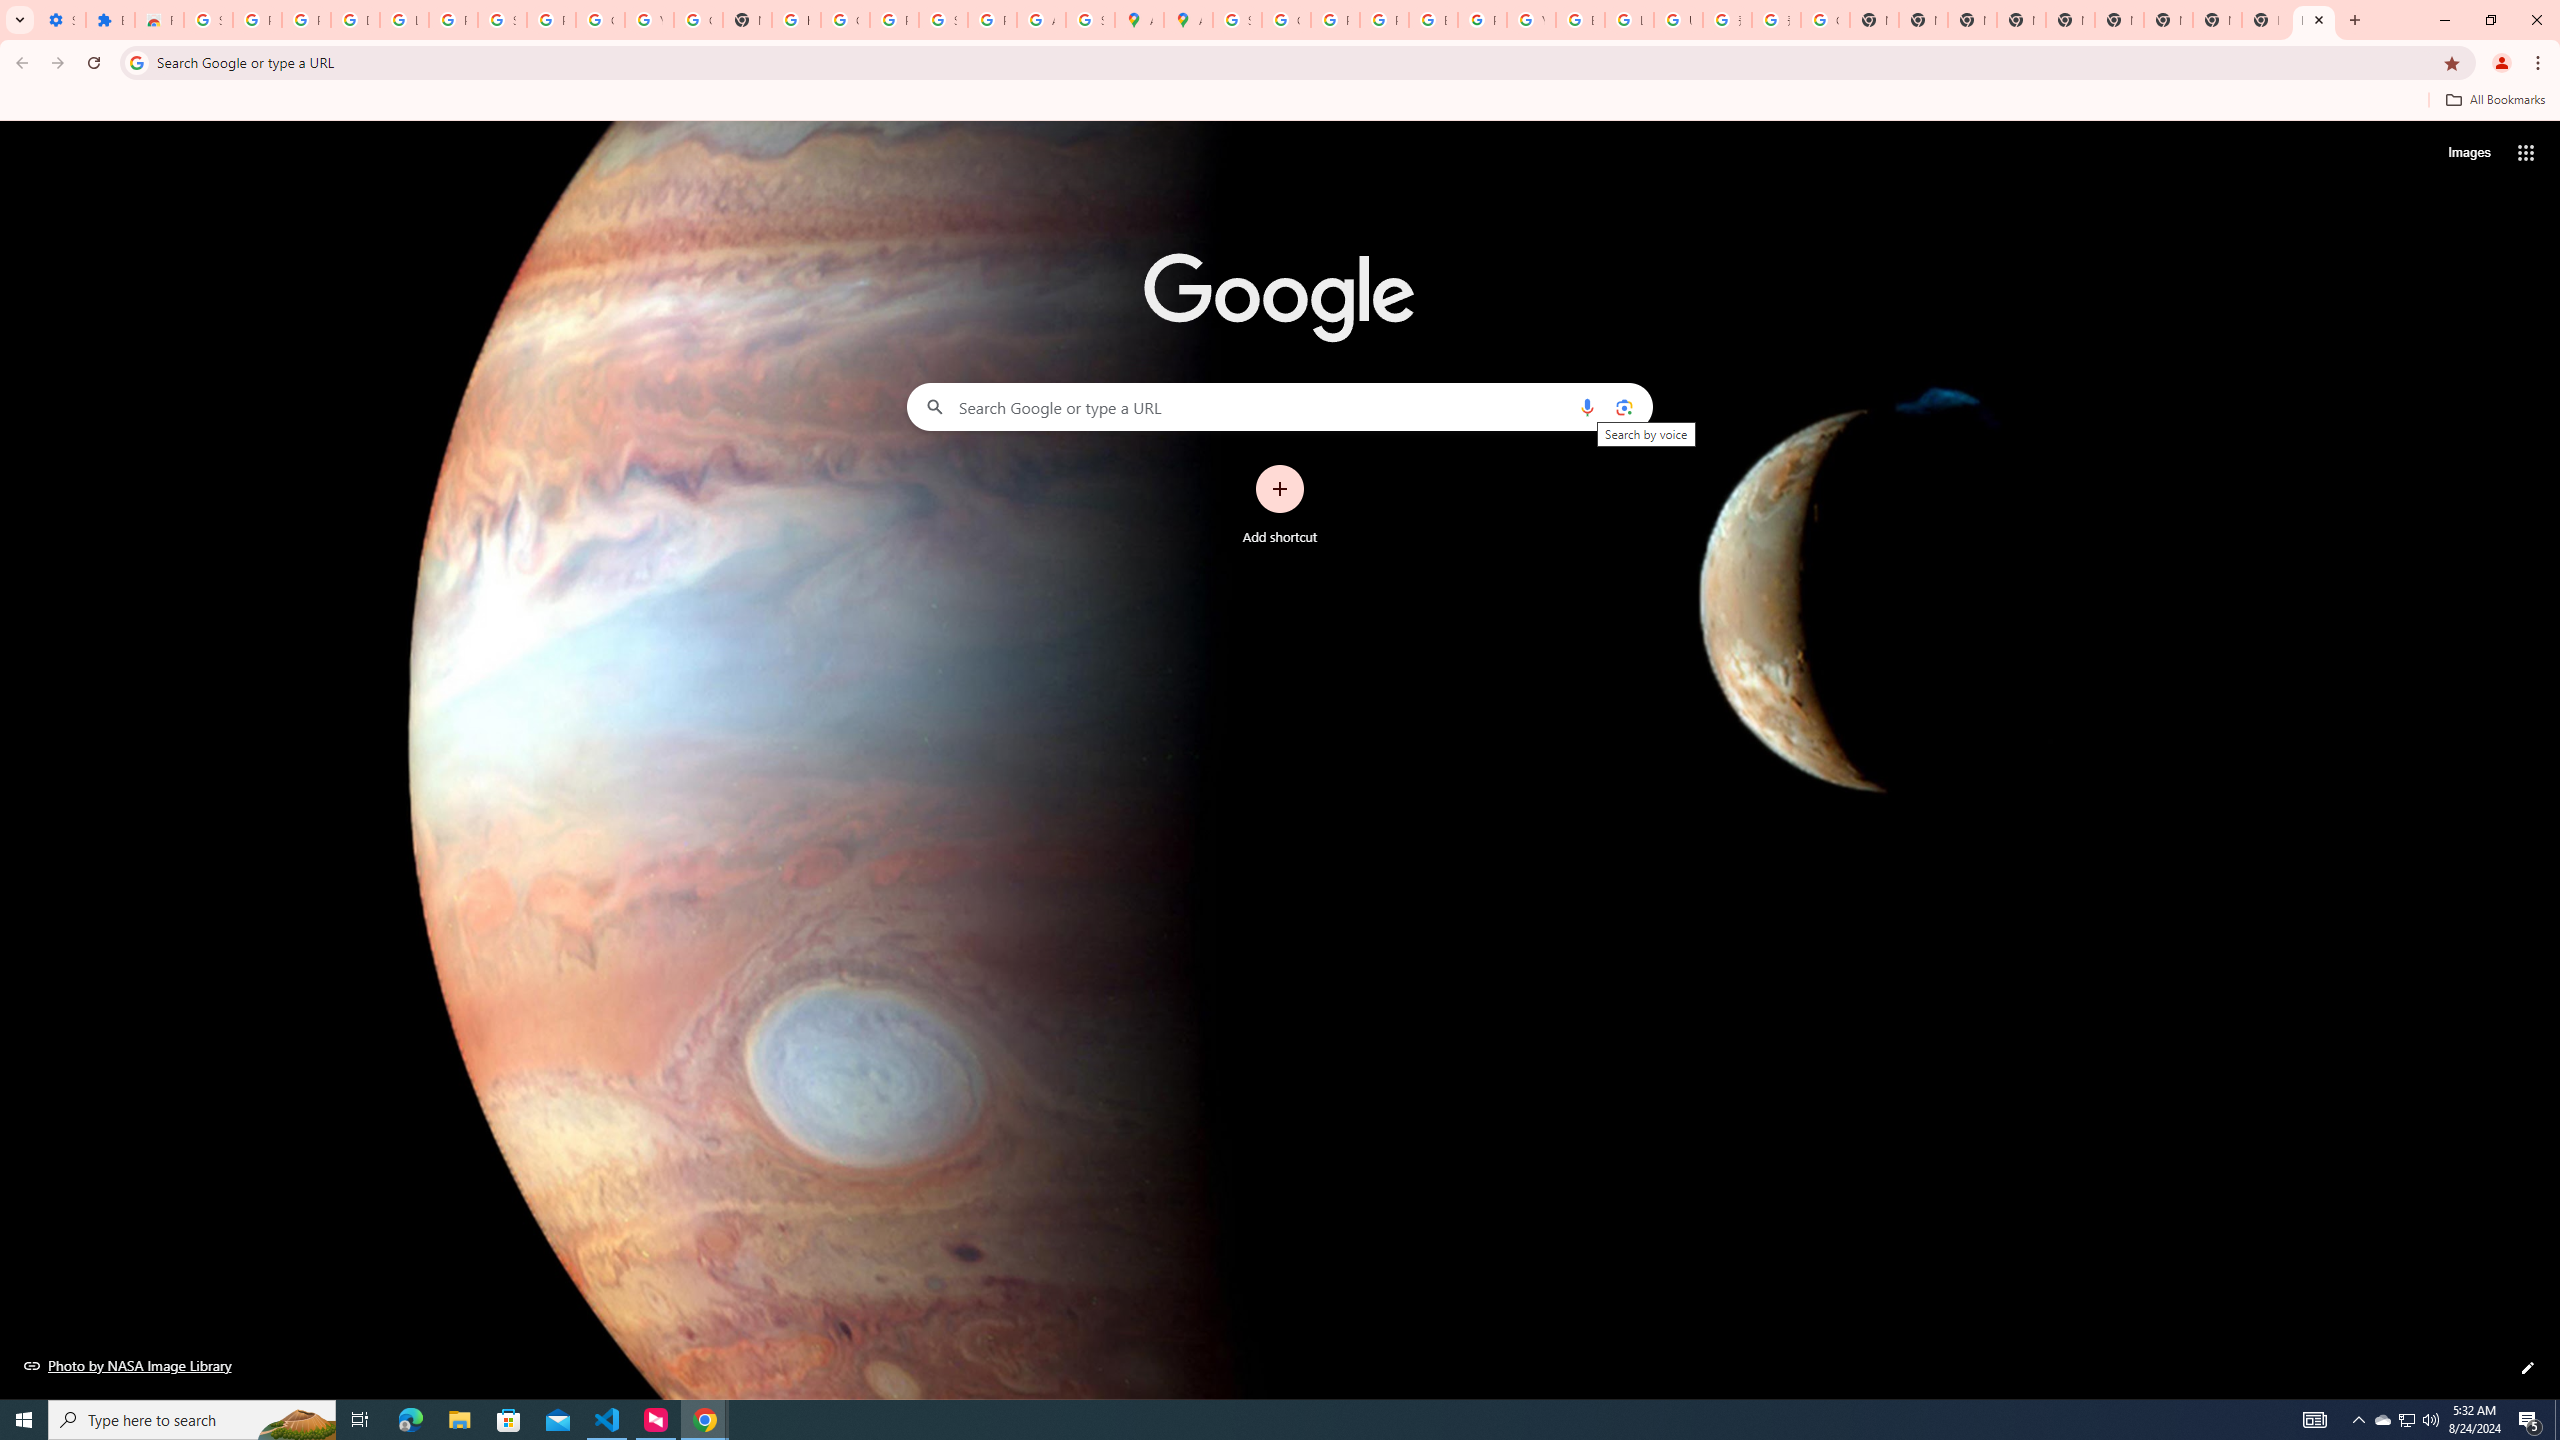 The height and width of the screenshot is (1440, 2560). I want to click on 'YouTube', so click(1529, 19).